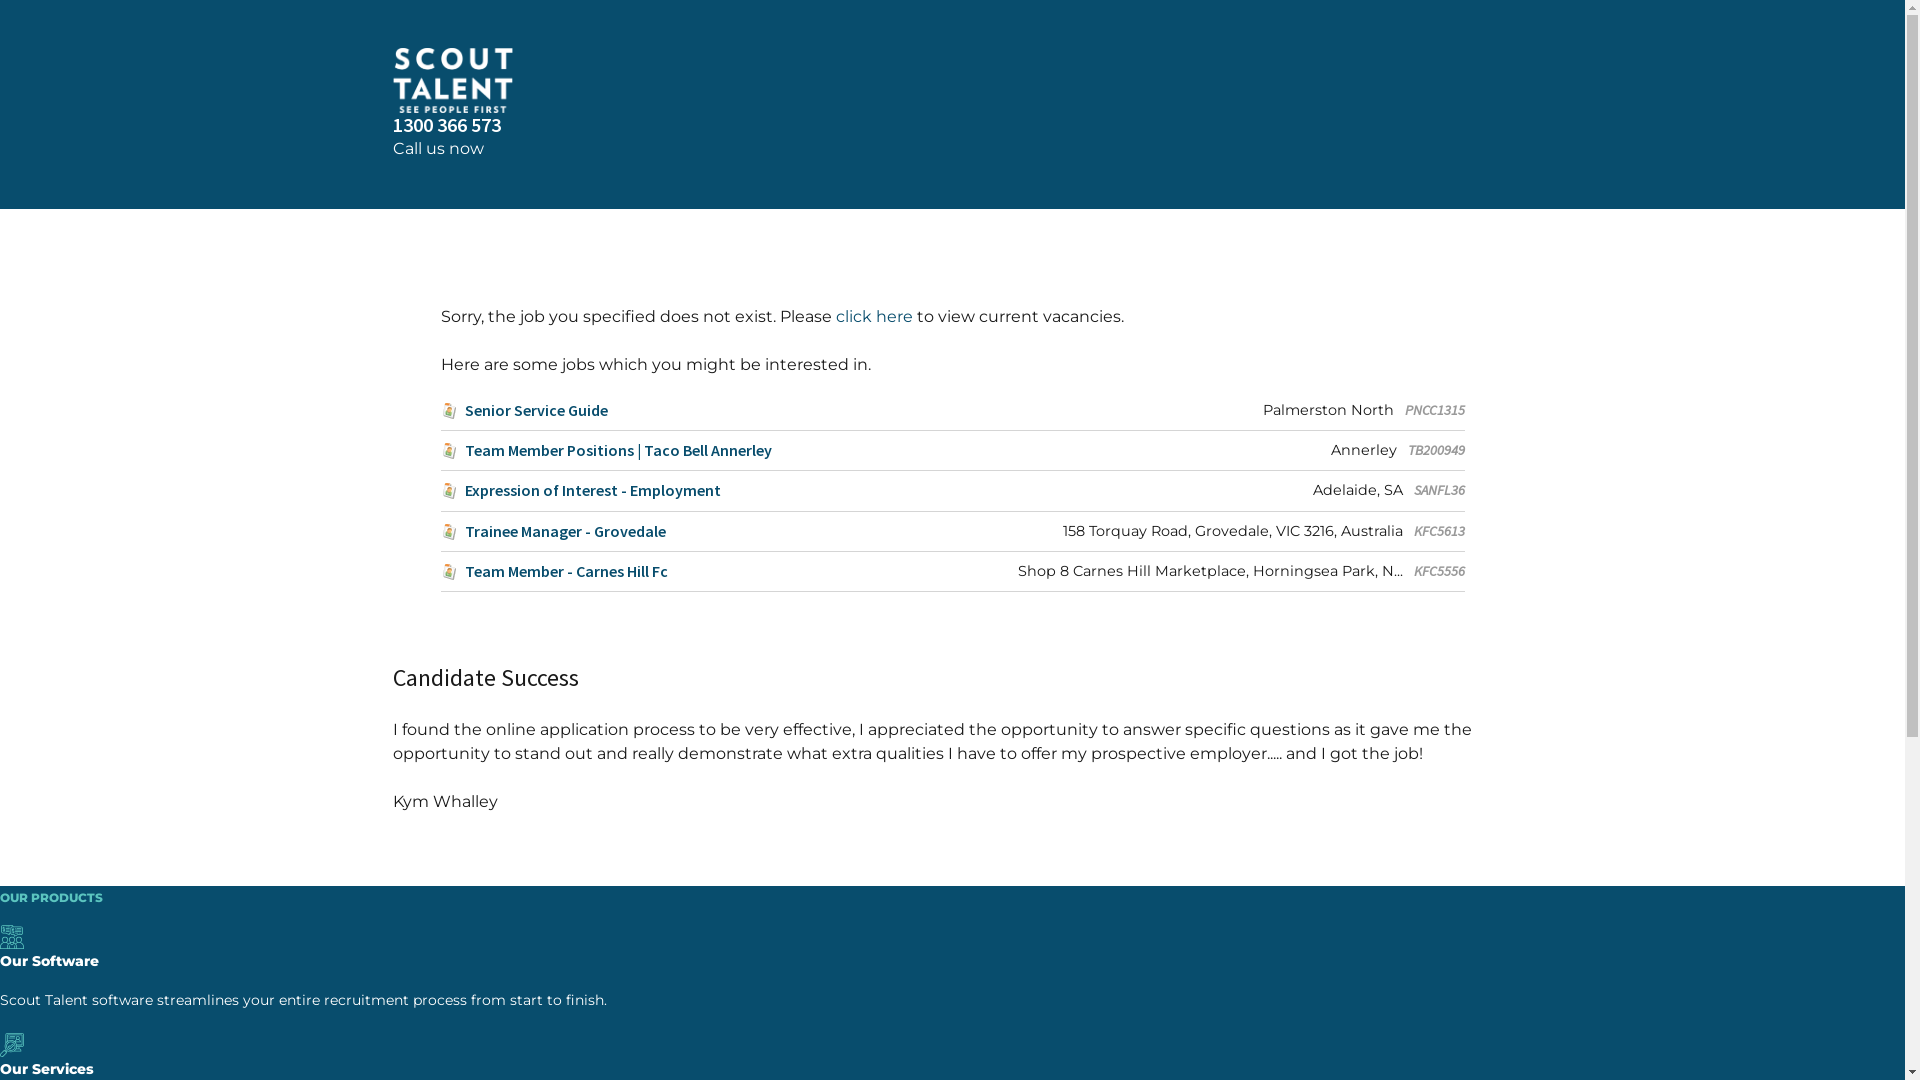 This screenshot has width=1920, height=1080. What do you see at coordinates (579, 490) in the screenshot?
I see `'Expression of Interest - Employment'` at bounding box center [579, 490].